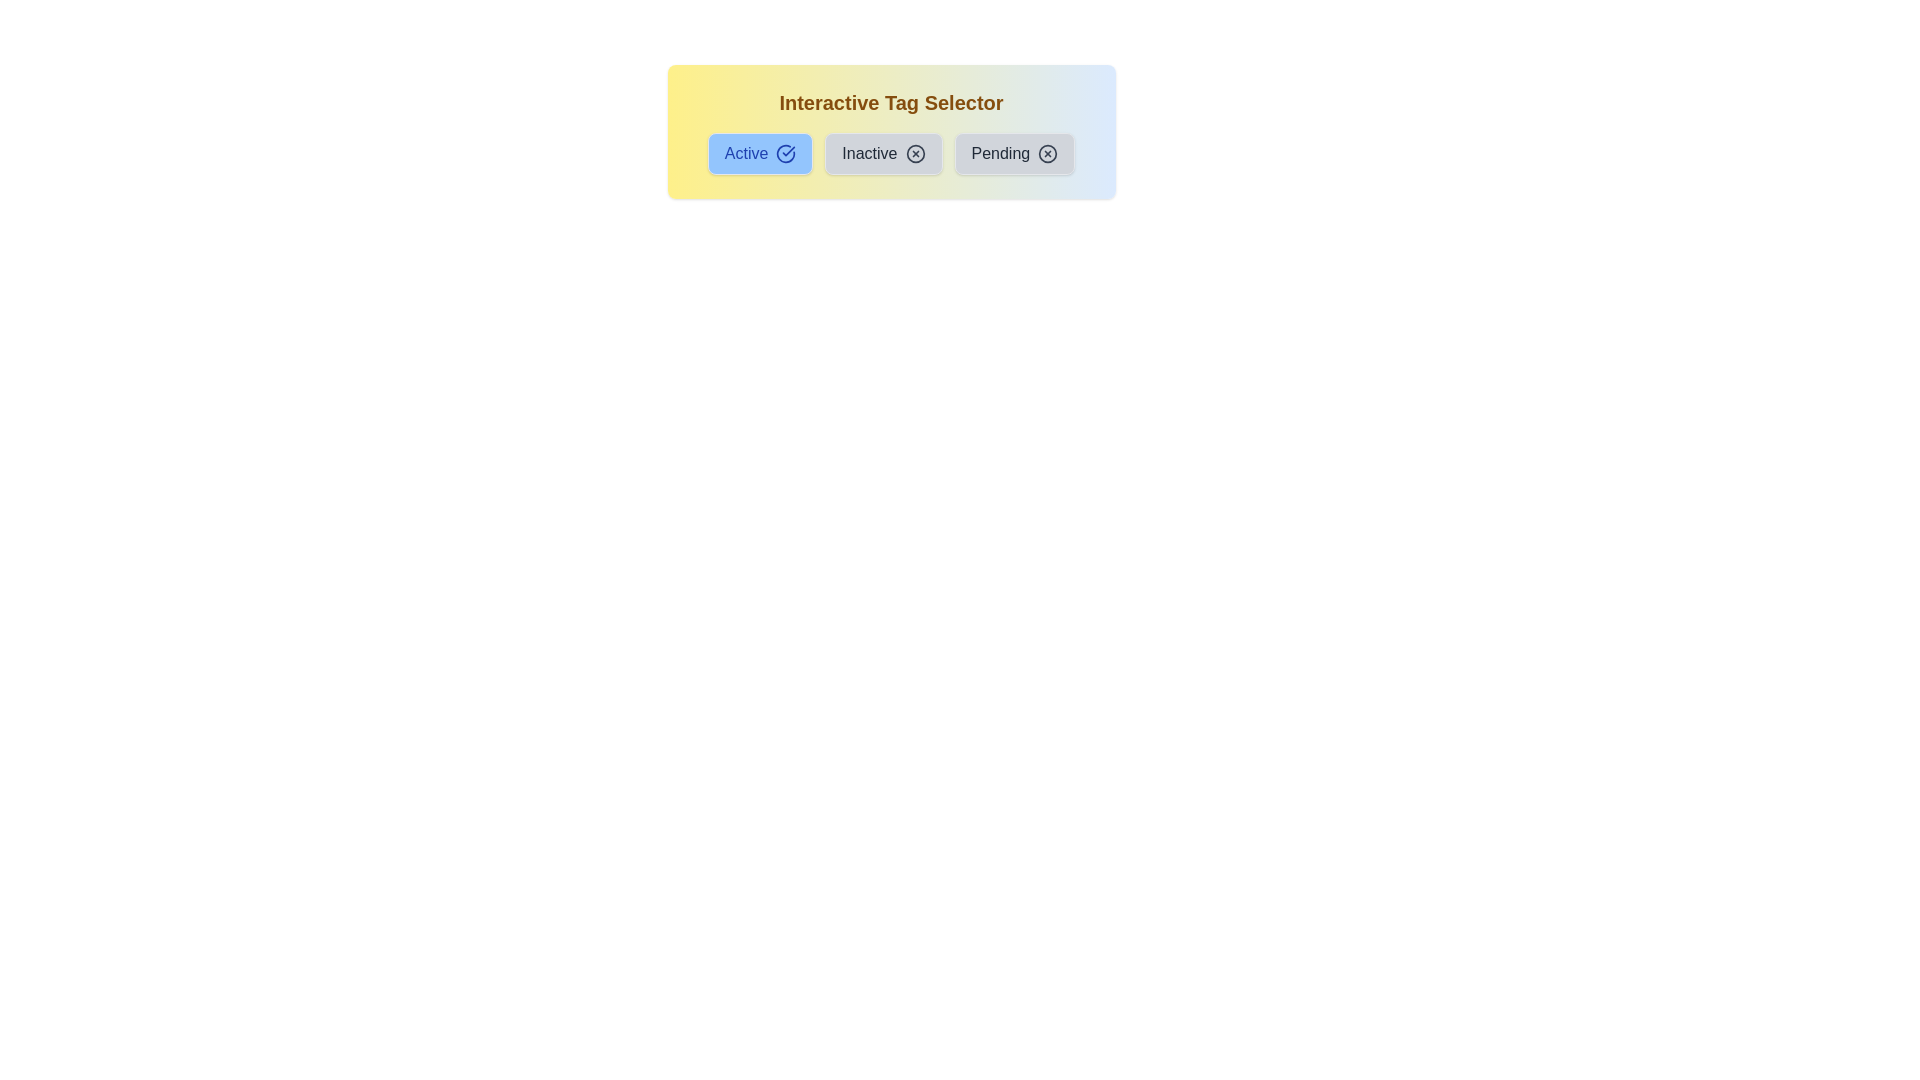  Describe the element at coordinates (758, 153) in the screenshot. I see `the Active tag by clicking on it` at that location.